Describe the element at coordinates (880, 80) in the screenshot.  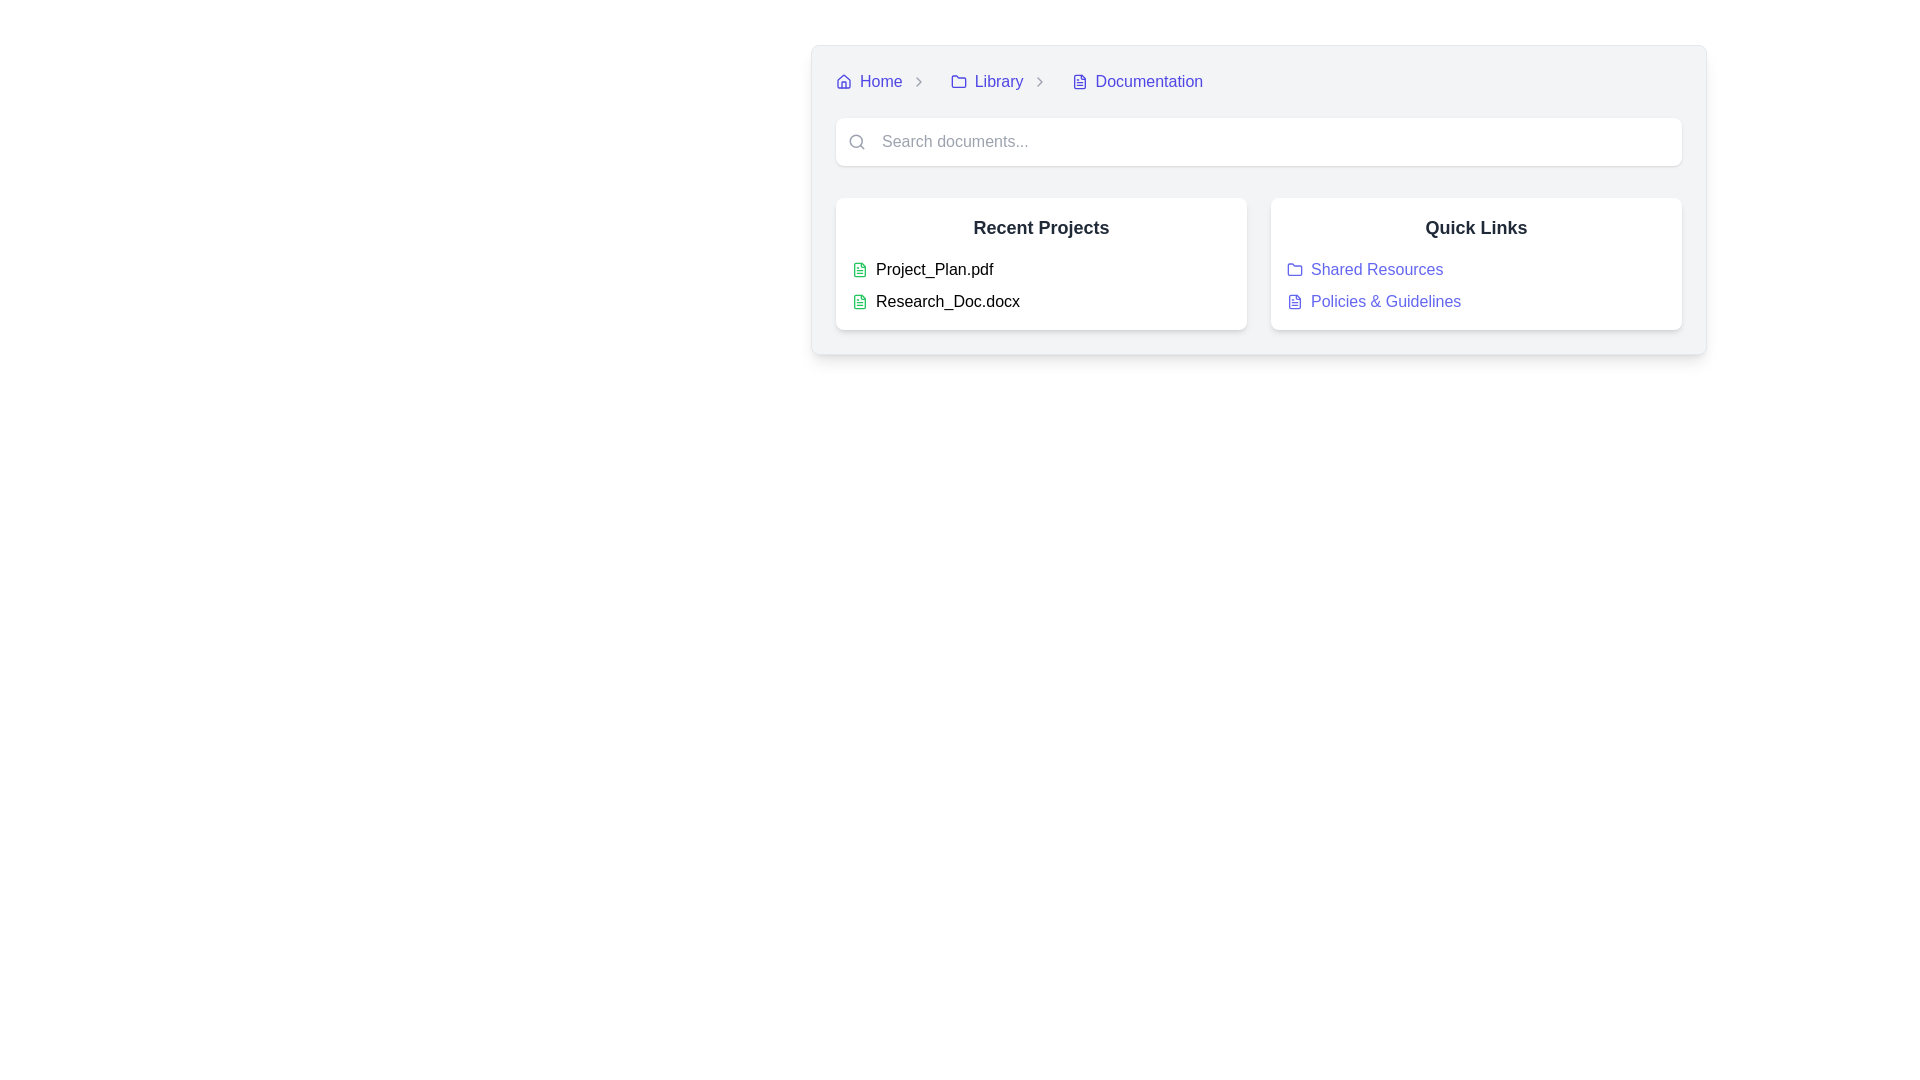
I see `the styling of the 'Home' text label within the breadcrumb navigation, which aids users in understanding the current navigation context` at that location.